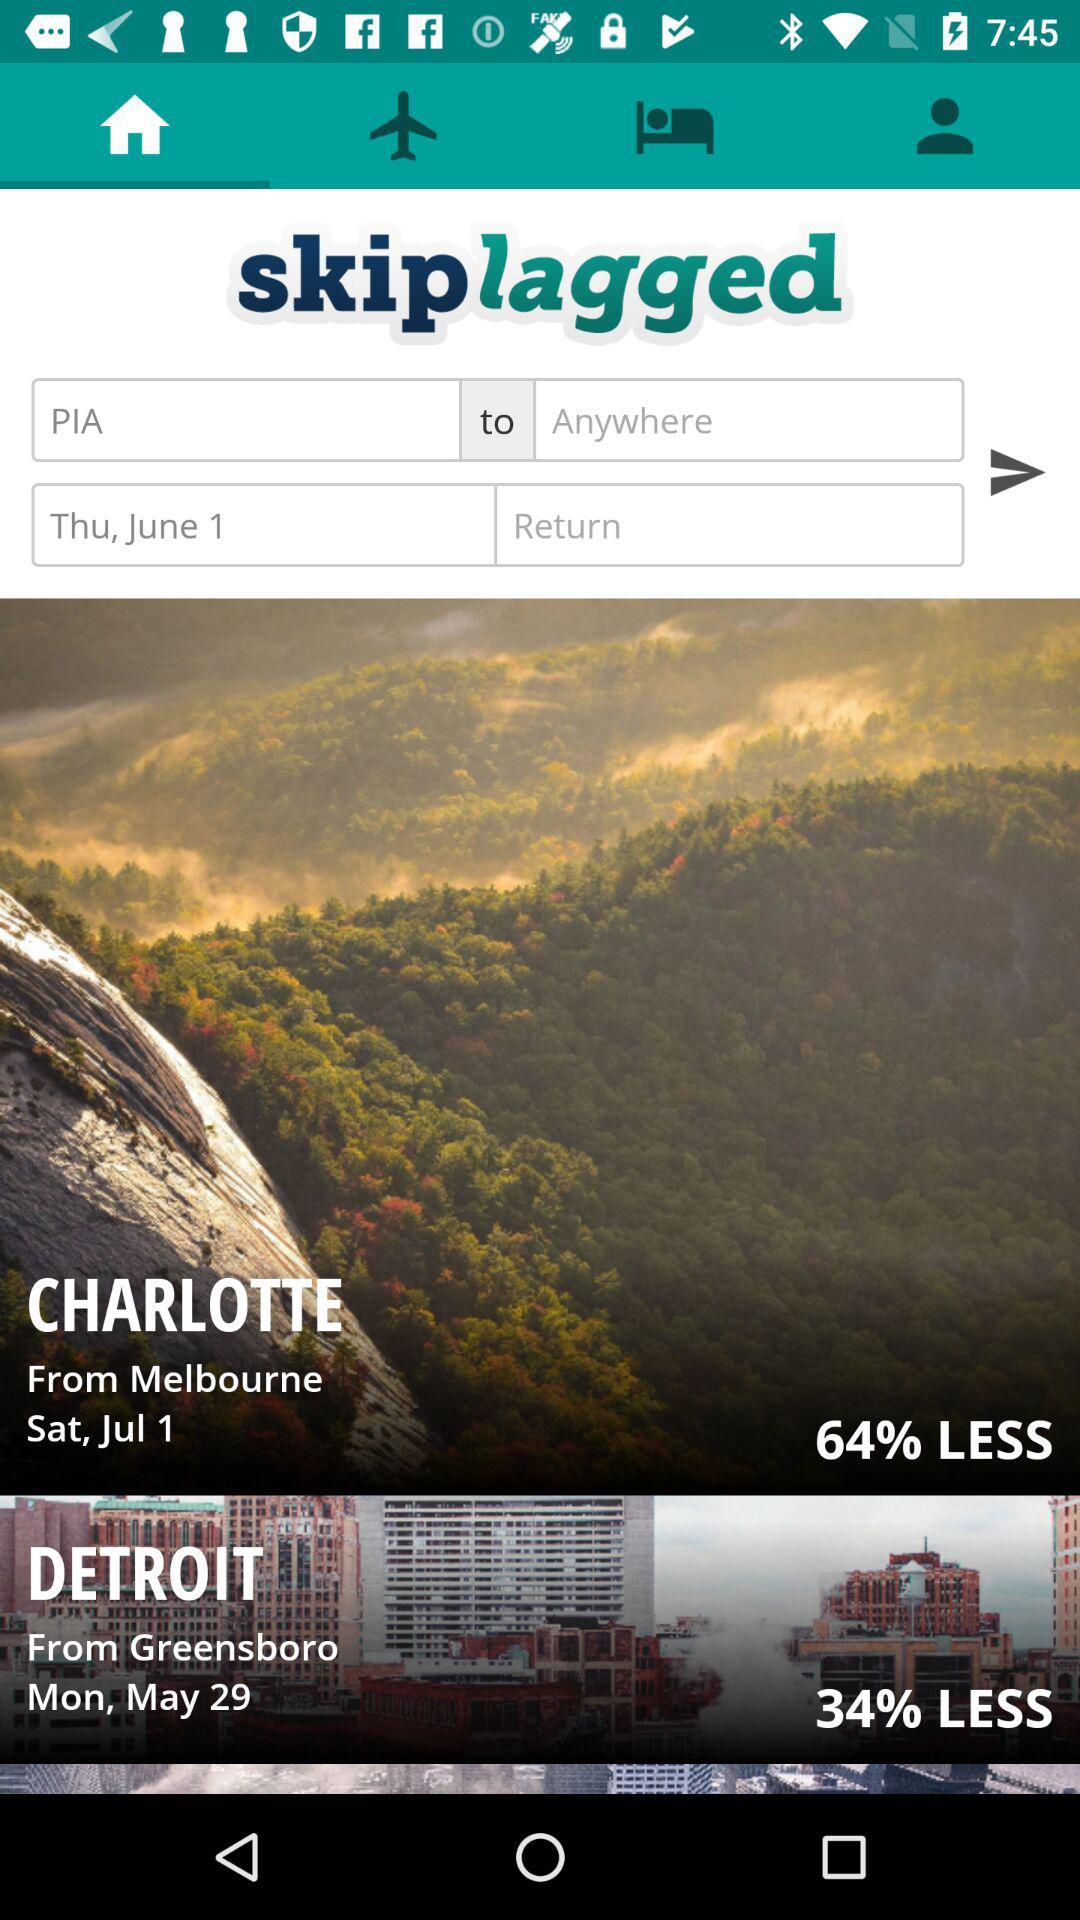 Image resolution: width=1080 pixels, height=1920 pixels. What do you see at coordinates (496, 419) in the screenshot?
I see `the icon to the right of the pia item` at bounding box center [496, 419].